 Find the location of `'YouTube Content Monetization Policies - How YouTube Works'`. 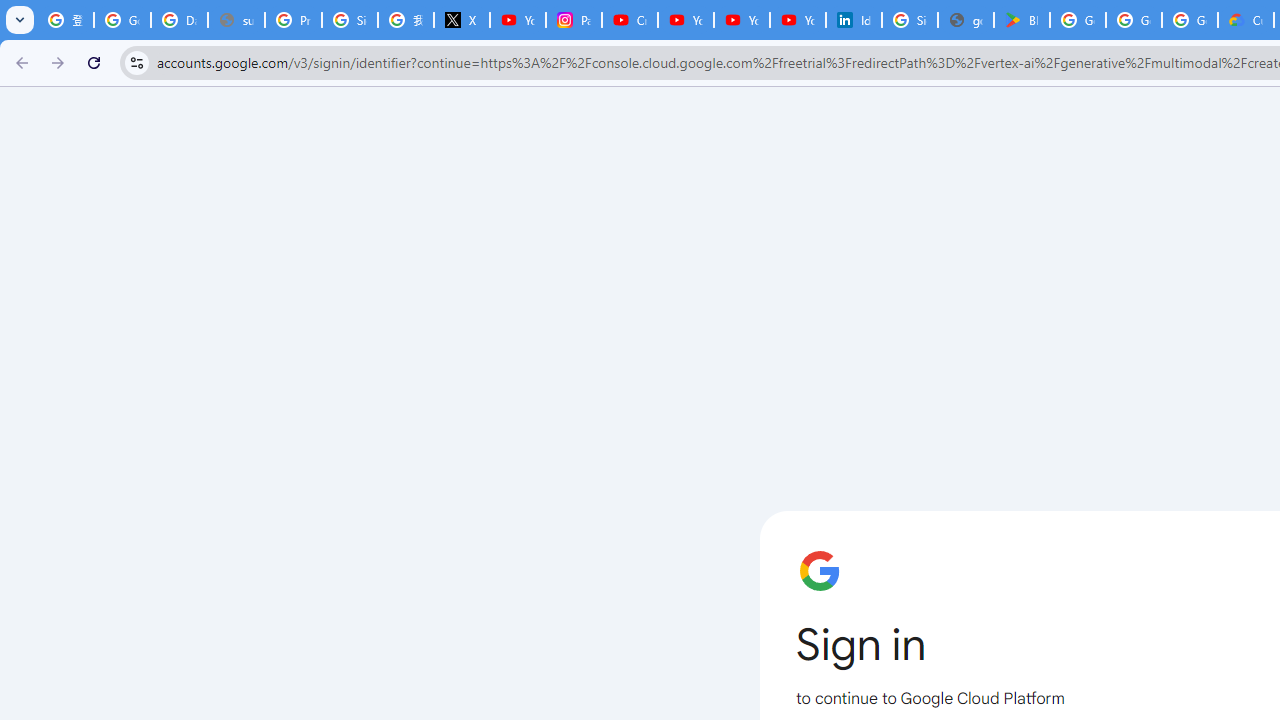

'YouTube Content Monetization Policies - How YouTube Works' is located at coordinates (518, 20).